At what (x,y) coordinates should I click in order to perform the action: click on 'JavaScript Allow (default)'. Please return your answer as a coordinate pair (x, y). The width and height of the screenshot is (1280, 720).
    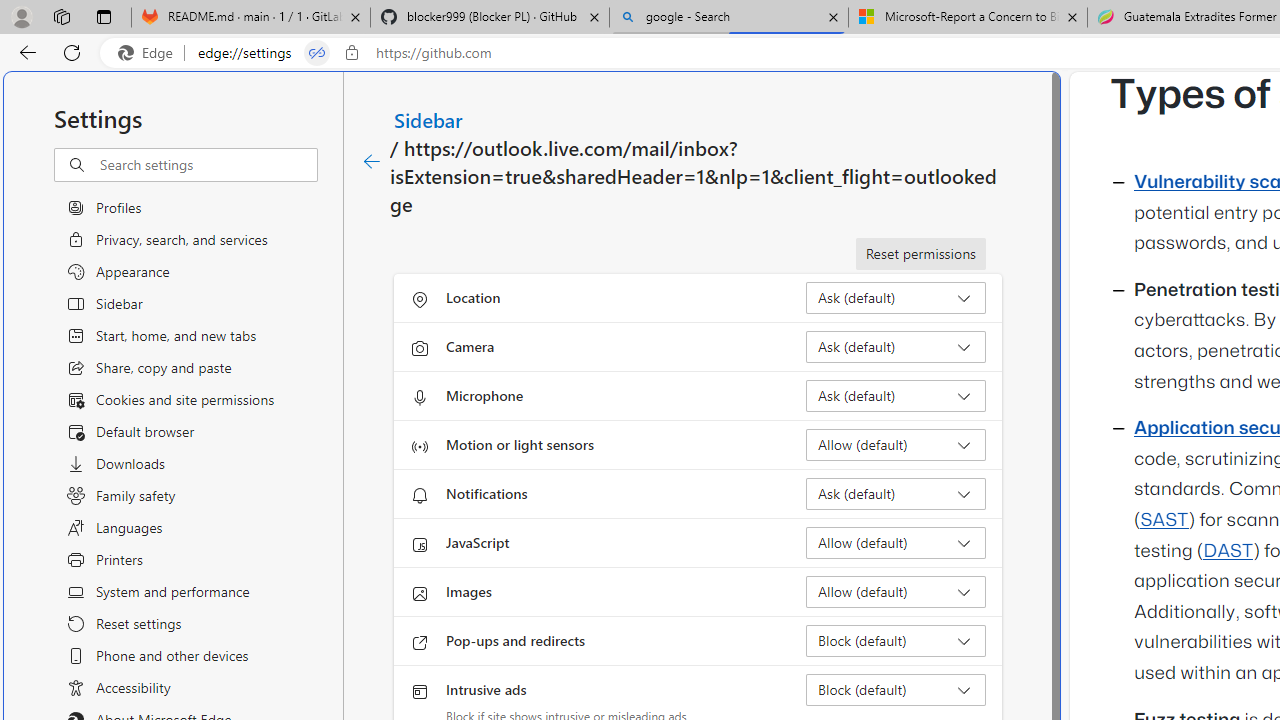
    Looking at the image, I should click on (895, 542).